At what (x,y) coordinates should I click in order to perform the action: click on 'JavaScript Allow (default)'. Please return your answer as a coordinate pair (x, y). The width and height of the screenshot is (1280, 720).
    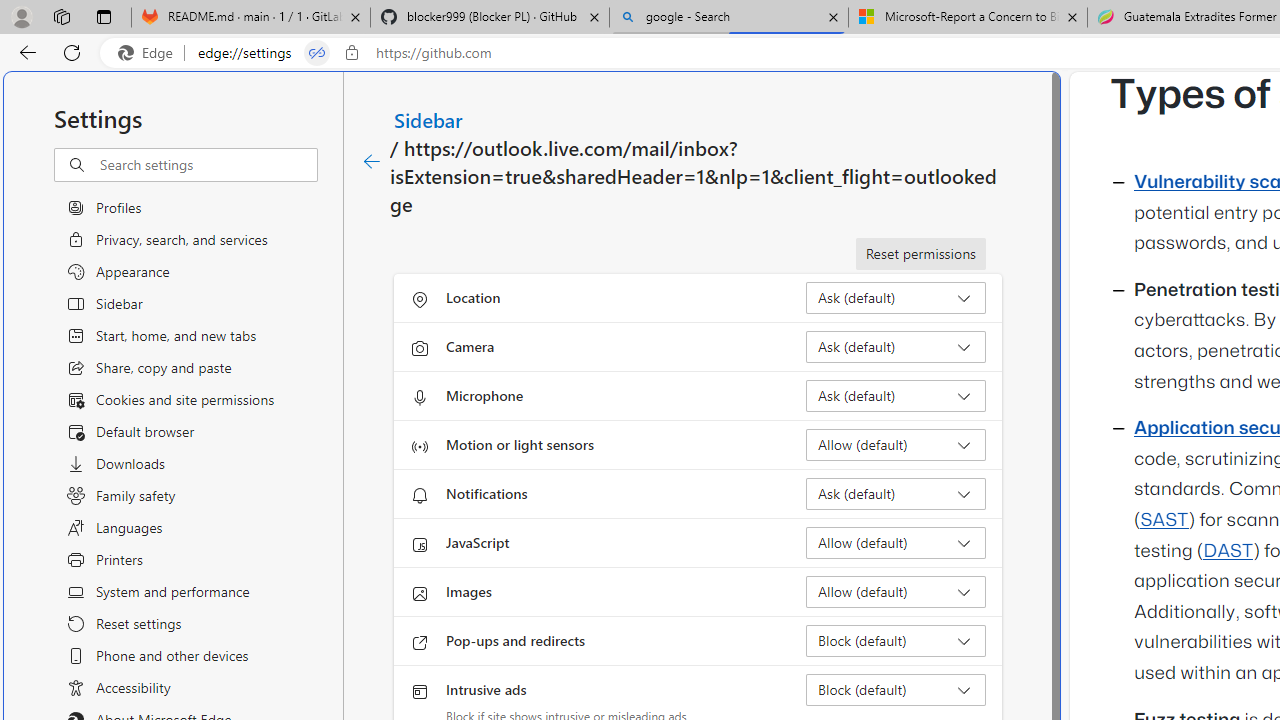
    Looking at the image, I should click on (895, 542).